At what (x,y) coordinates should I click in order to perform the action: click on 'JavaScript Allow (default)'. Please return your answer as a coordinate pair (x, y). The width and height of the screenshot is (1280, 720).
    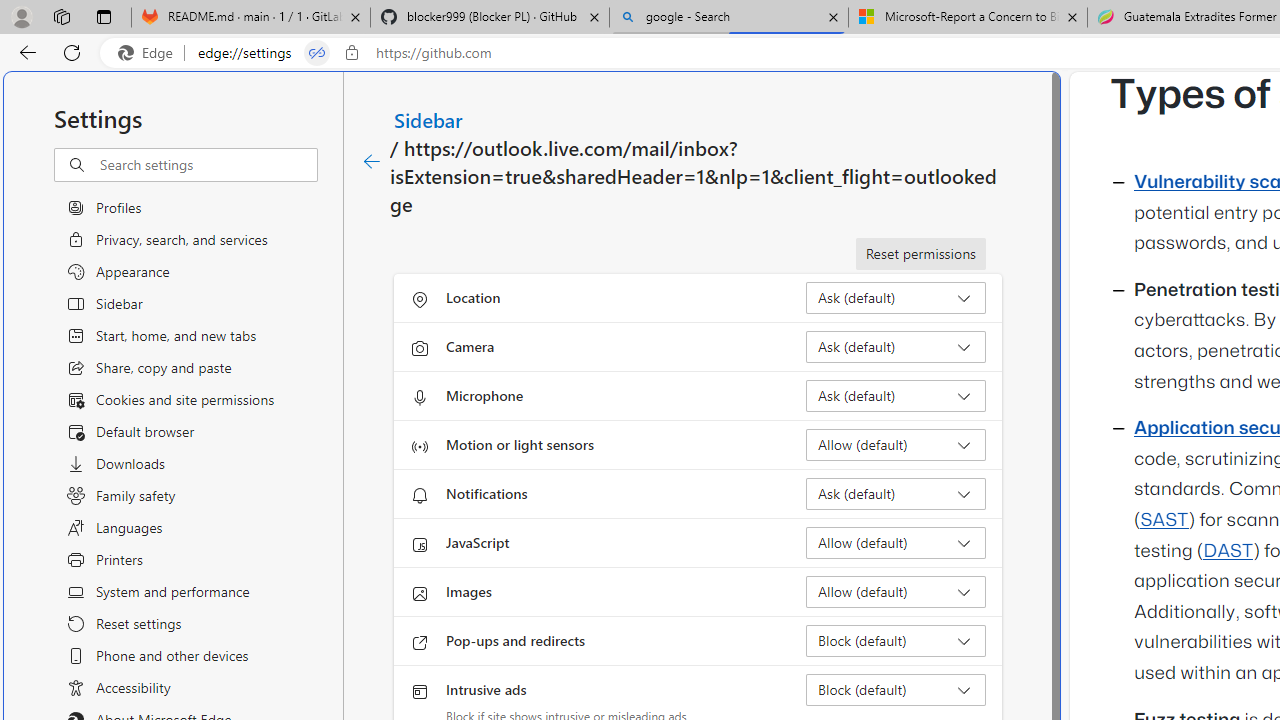
    Looking at the image, I should click on (895, 542).